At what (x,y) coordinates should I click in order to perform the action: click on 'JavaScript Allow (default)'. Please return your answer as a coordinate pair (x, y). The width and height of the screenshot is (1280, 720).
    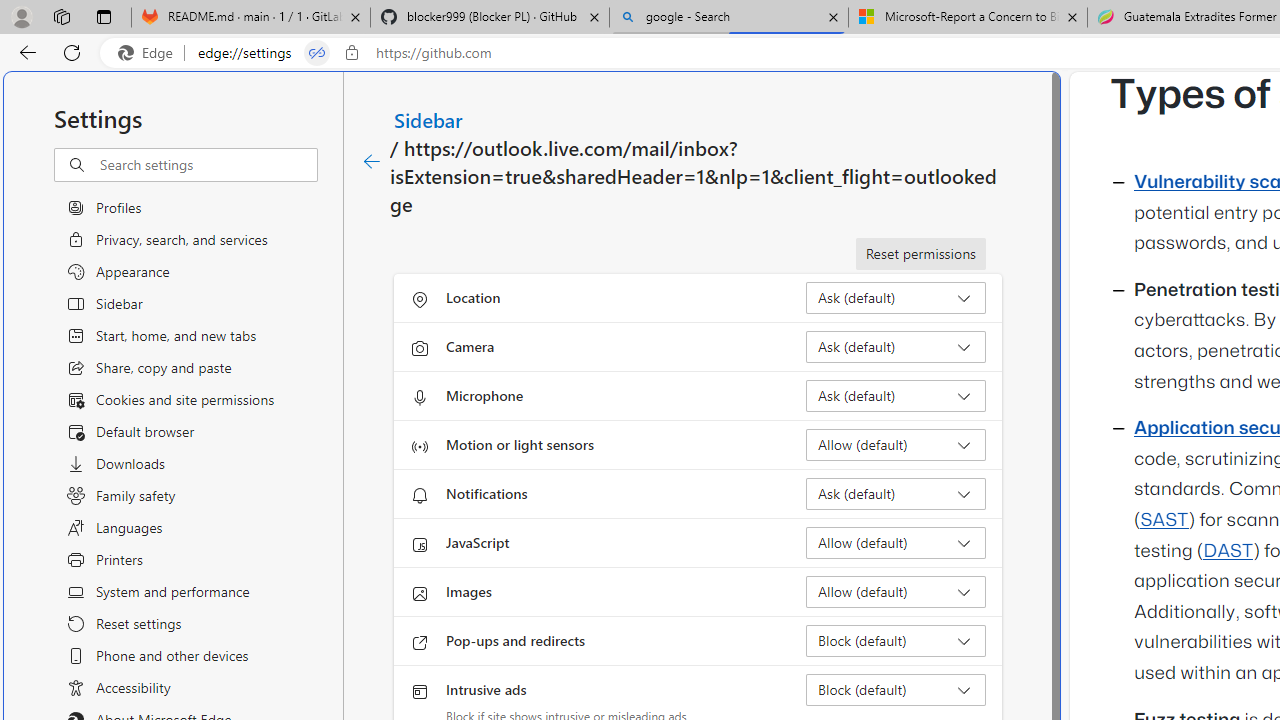
    Looking at the image, I should click on (895, 542).